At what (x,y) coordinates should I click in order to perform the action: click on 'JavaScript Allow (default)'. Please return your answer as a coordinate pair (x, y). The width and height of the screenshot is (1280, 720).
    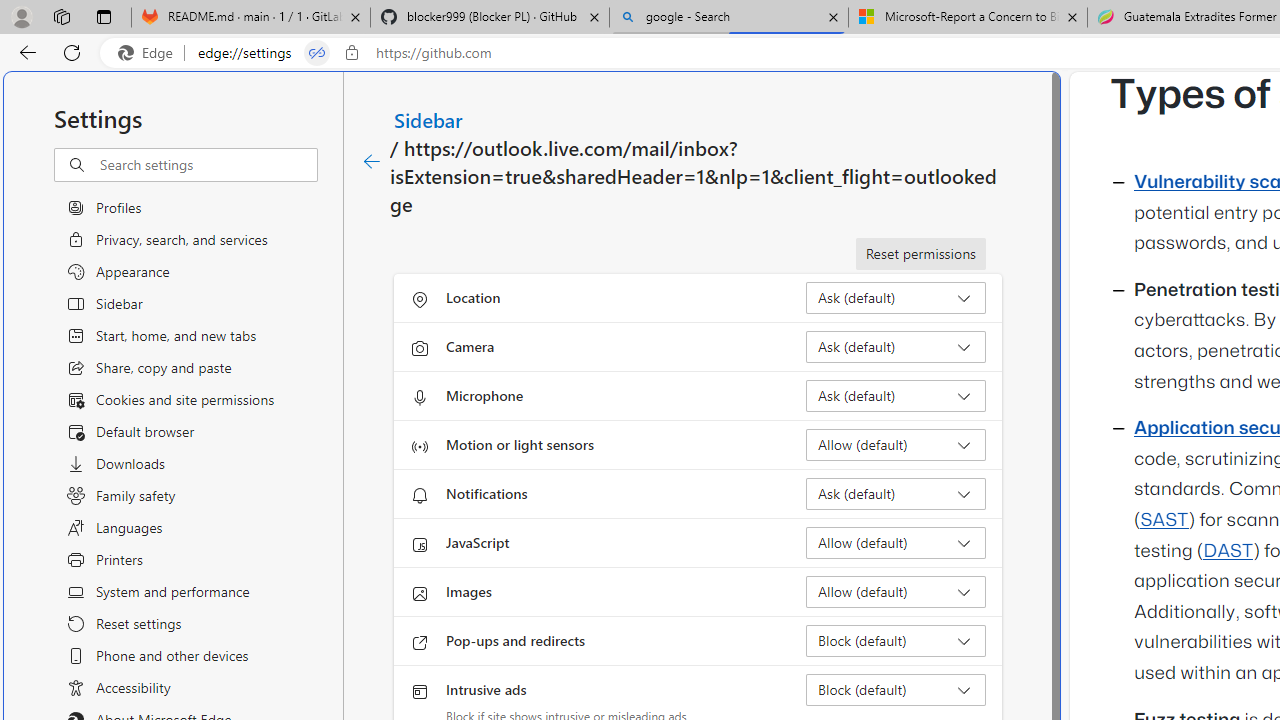
    Looking at the image, I should click on (895, 542).